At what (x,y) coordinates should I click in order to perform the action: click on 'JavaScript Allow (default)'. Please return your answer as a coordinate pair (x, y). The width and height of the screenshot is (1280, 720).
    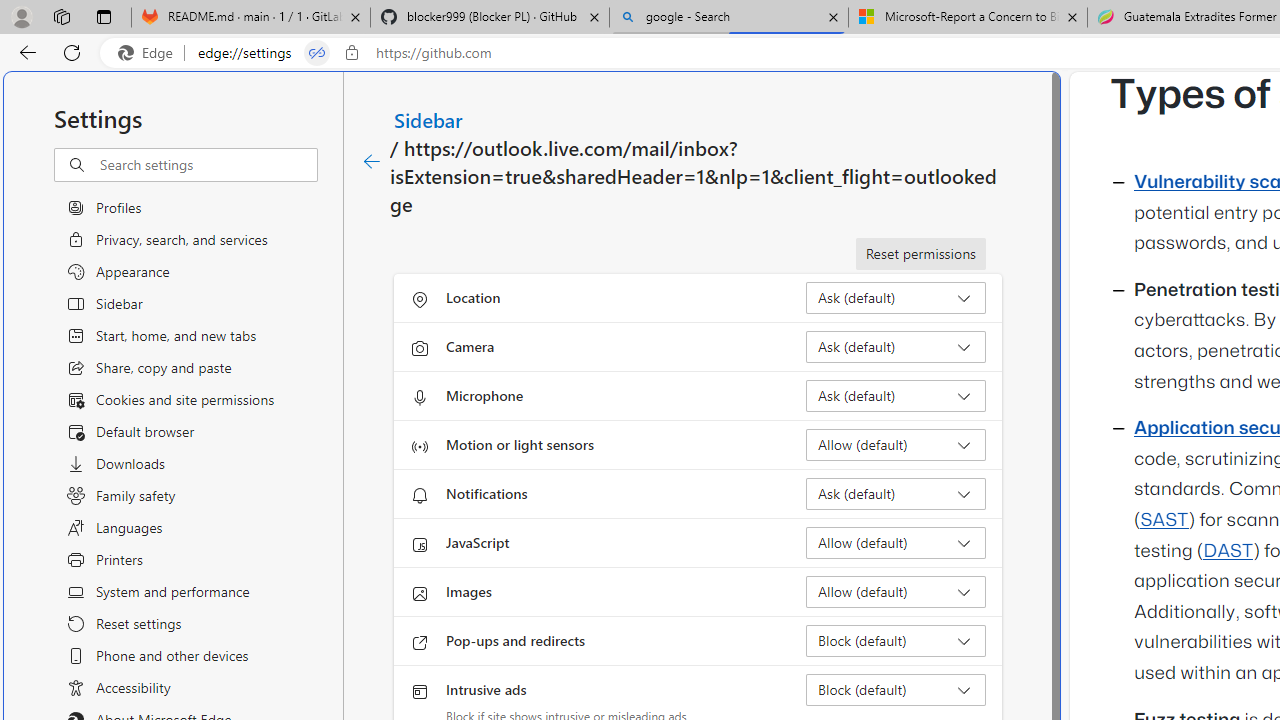
    Looking at the image, I should click on (895, 542).